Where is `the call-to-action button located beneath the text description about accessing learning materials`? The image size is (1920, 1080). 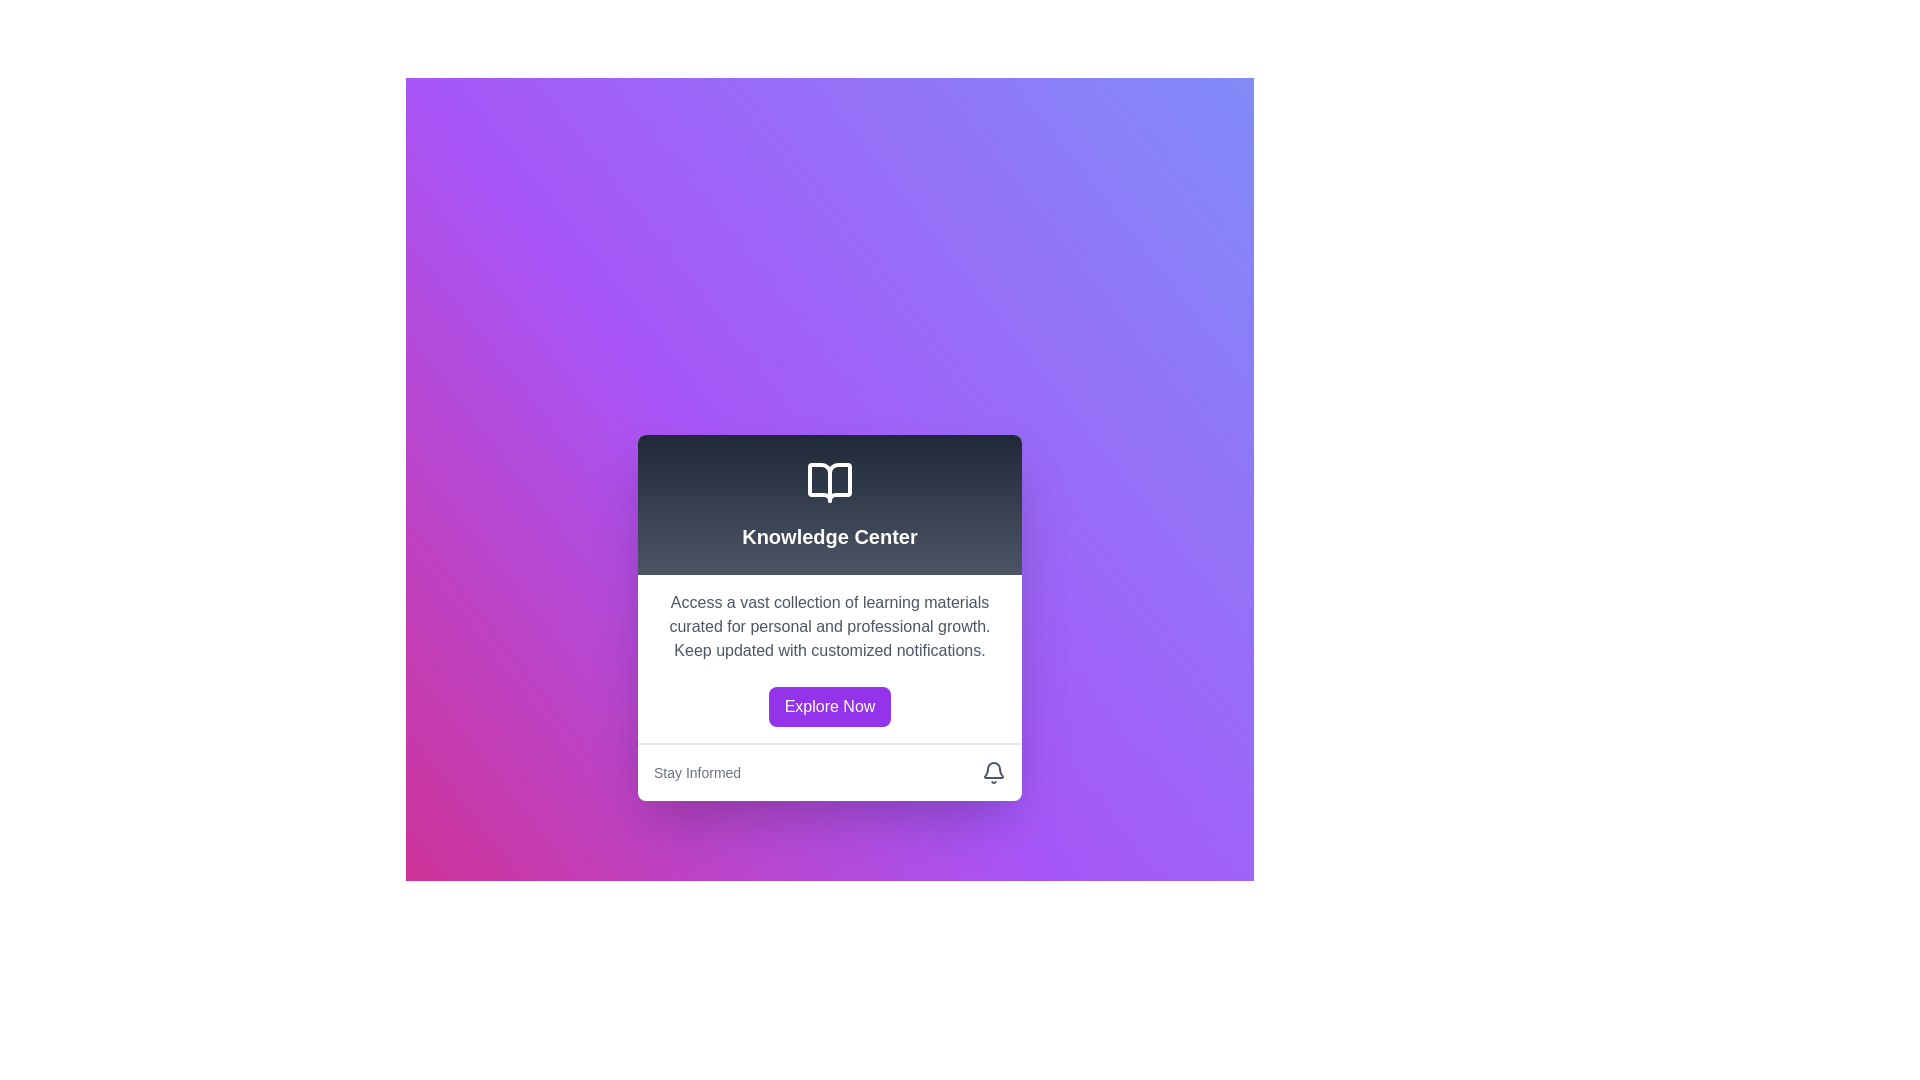
the call-to-action button located beneath the text description about accessing learning materials is located at coordinates (830, 705).